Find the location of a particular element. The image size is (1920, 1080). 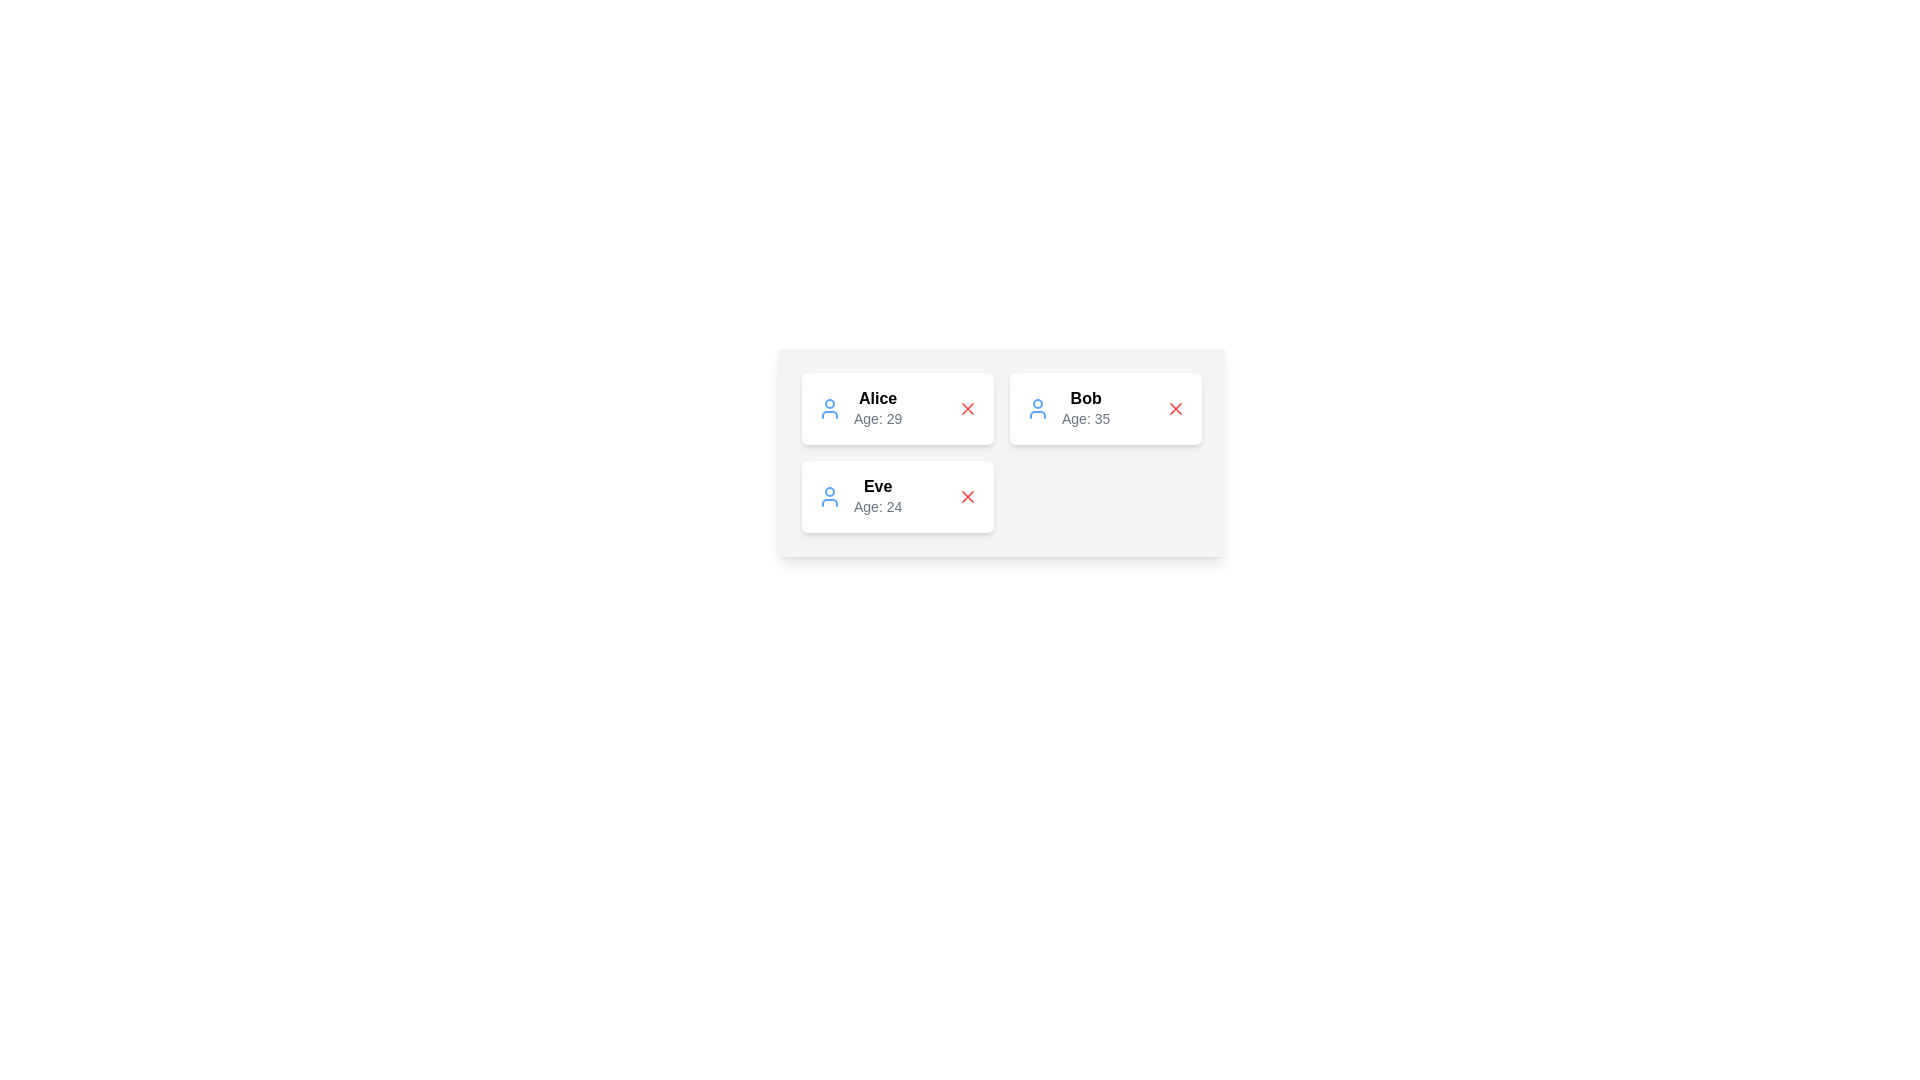

the user icon for Alice is located at coordinates (830, 407).